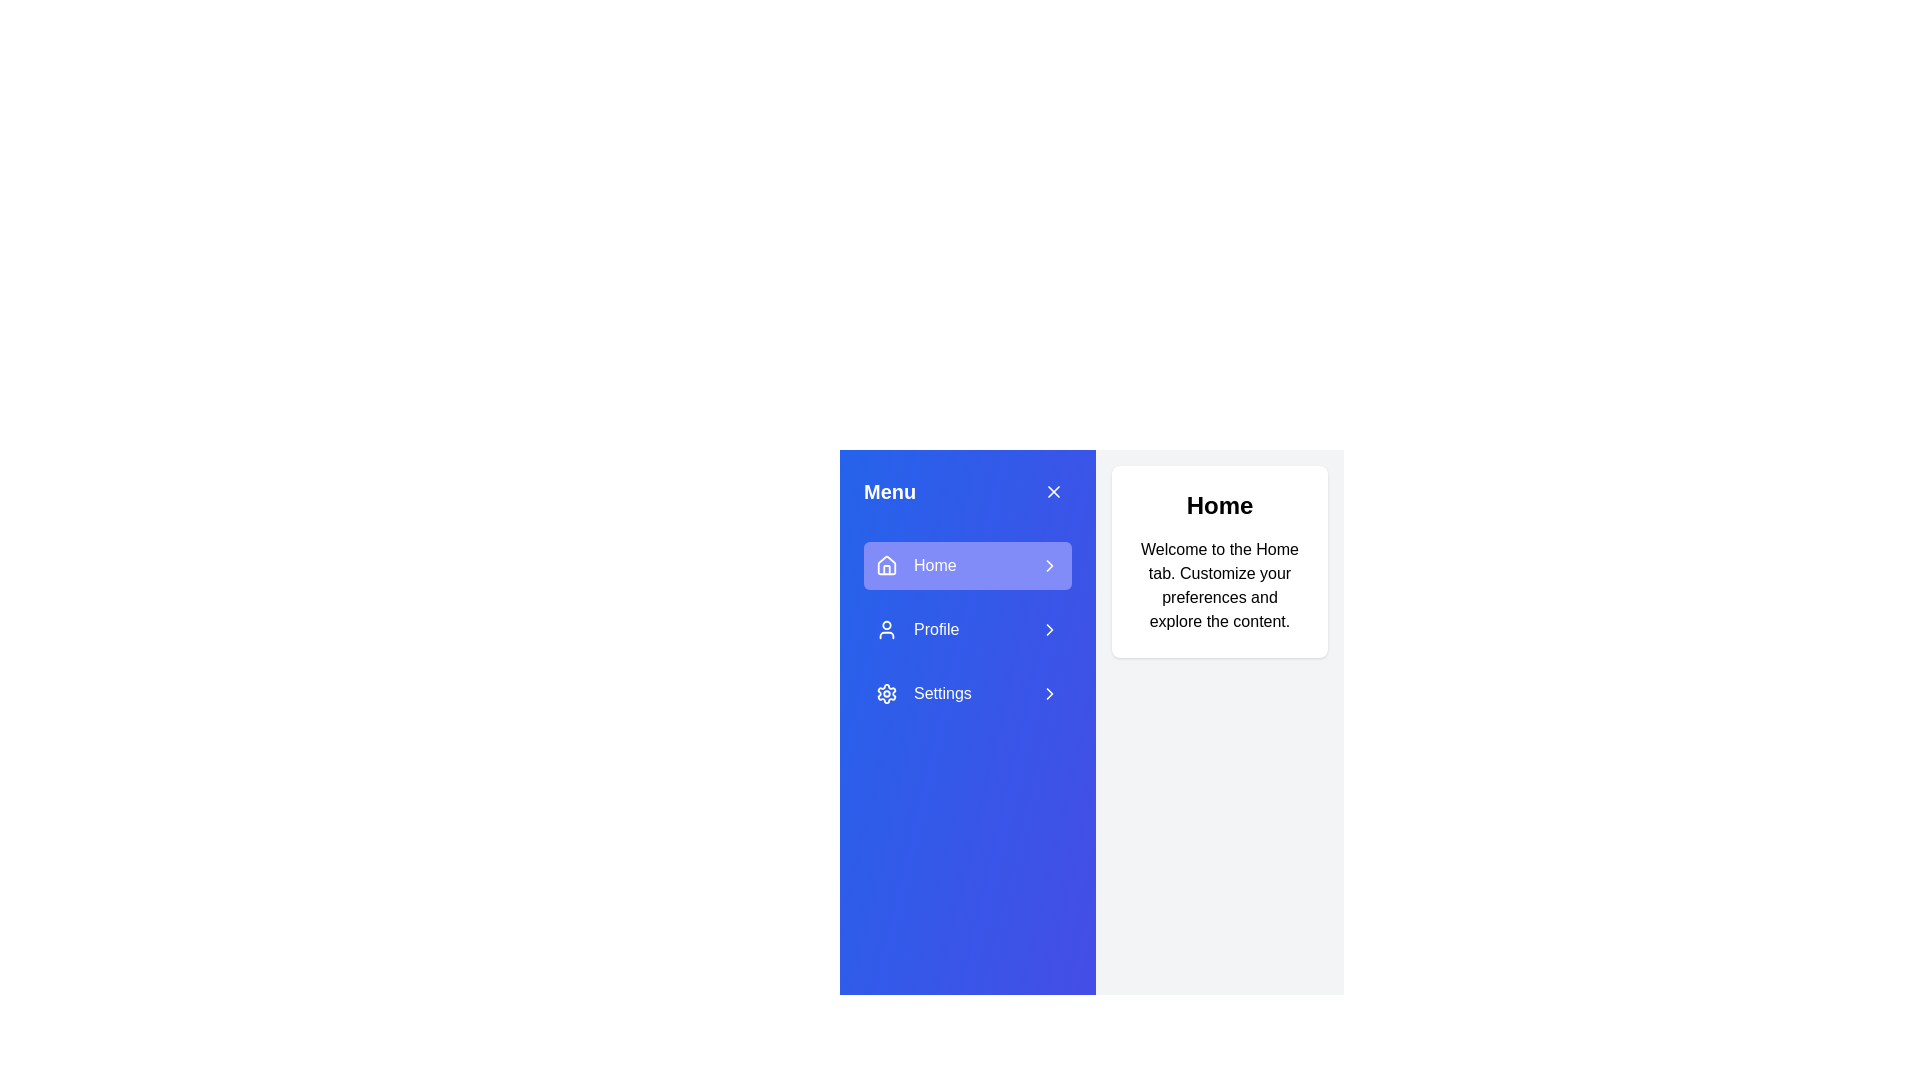  Describe the element at coordinates (889, 492) in the screenshot. I see `the label representing the sidebar menu section located in the top-left of the blue sidebar` at that location.